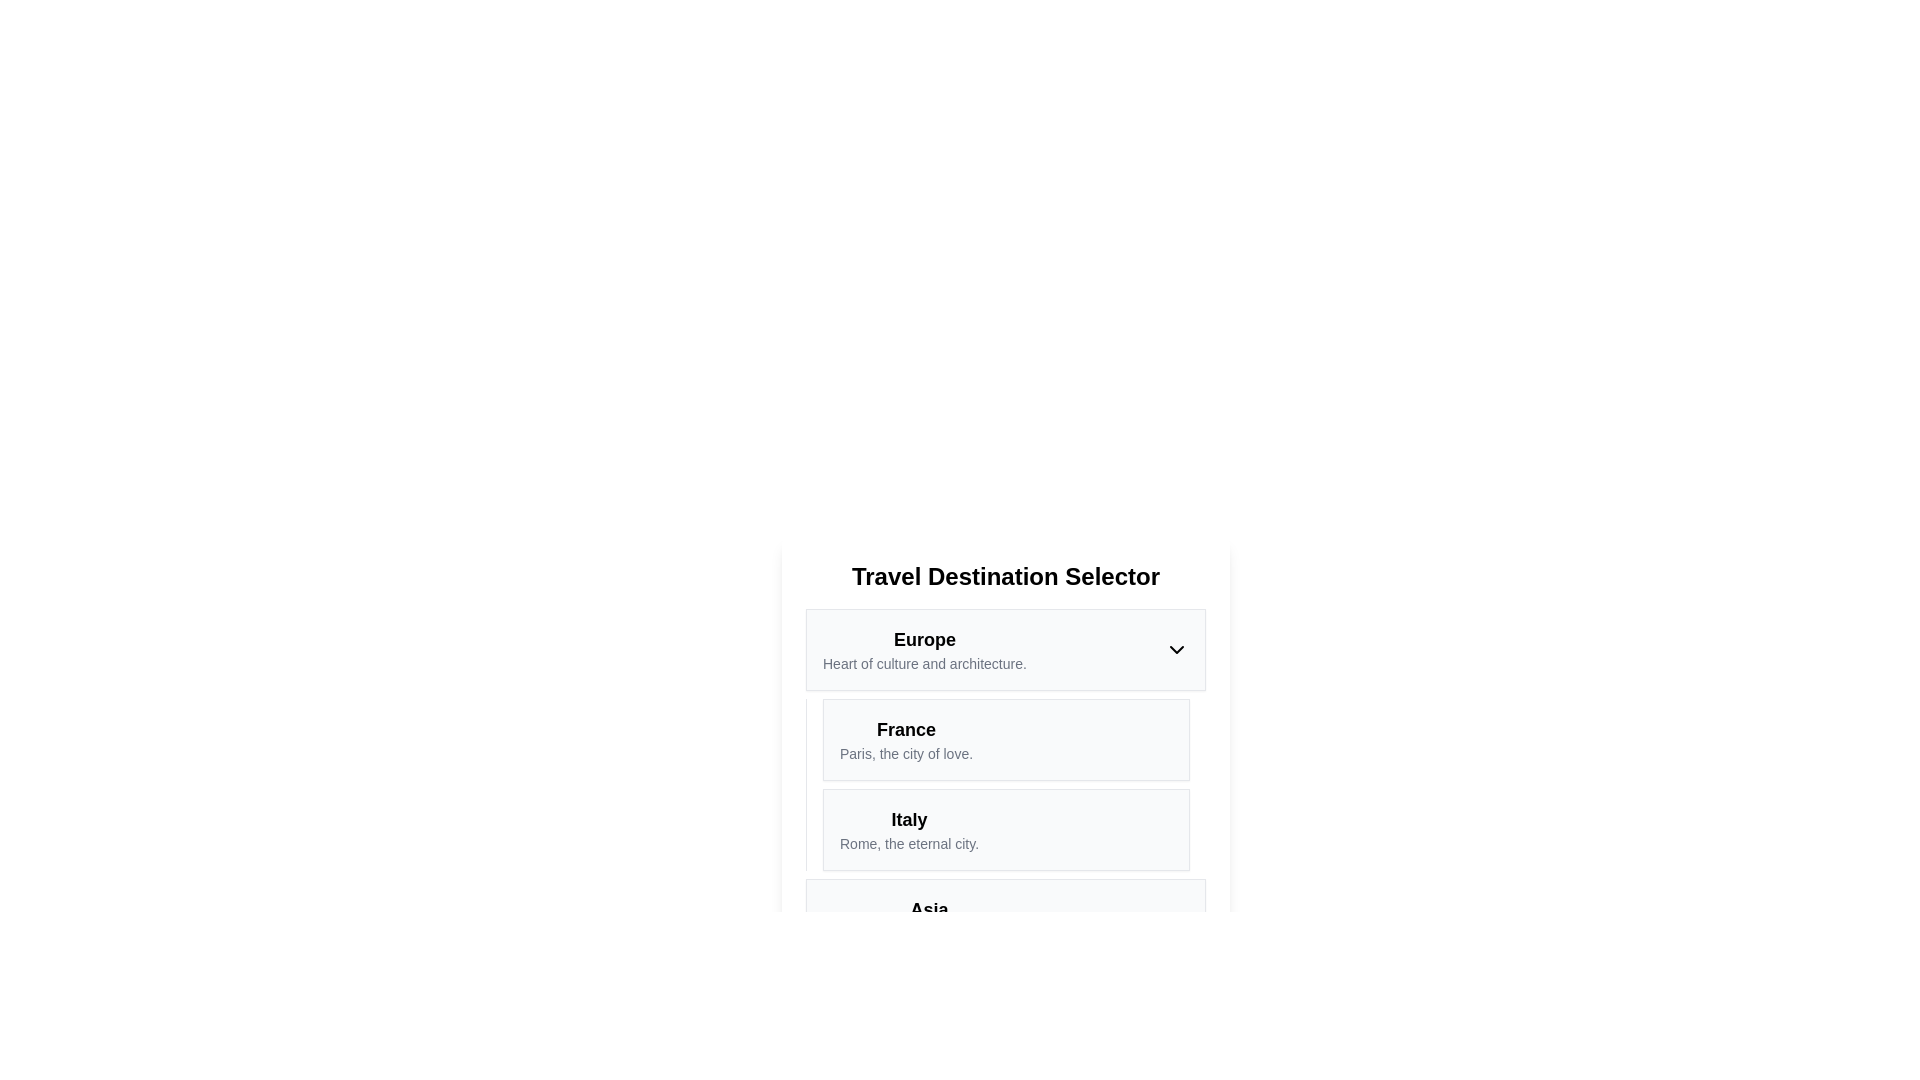 This screenshot has height=1080, width=1920. What do you see at coordinates (905, 729) in the screenshot?
I see `the bold text element displaying 'France' in the travel destination selector interface, which is centrally aligned and positioned under the 'Europe' section` at bounding box center [905, 729].